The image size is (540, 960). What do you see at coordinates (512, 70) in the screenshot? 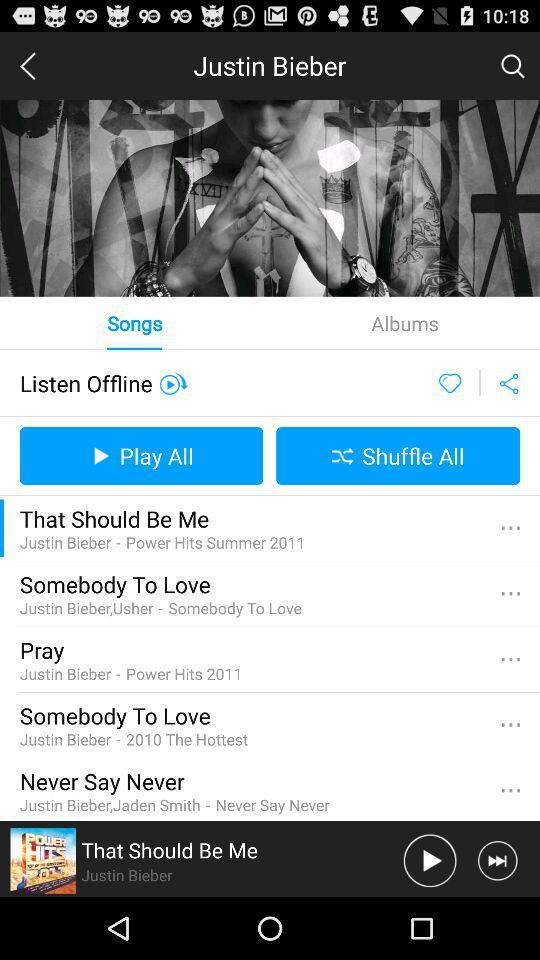
I see `the search icon` at bounding box center [512, 70].